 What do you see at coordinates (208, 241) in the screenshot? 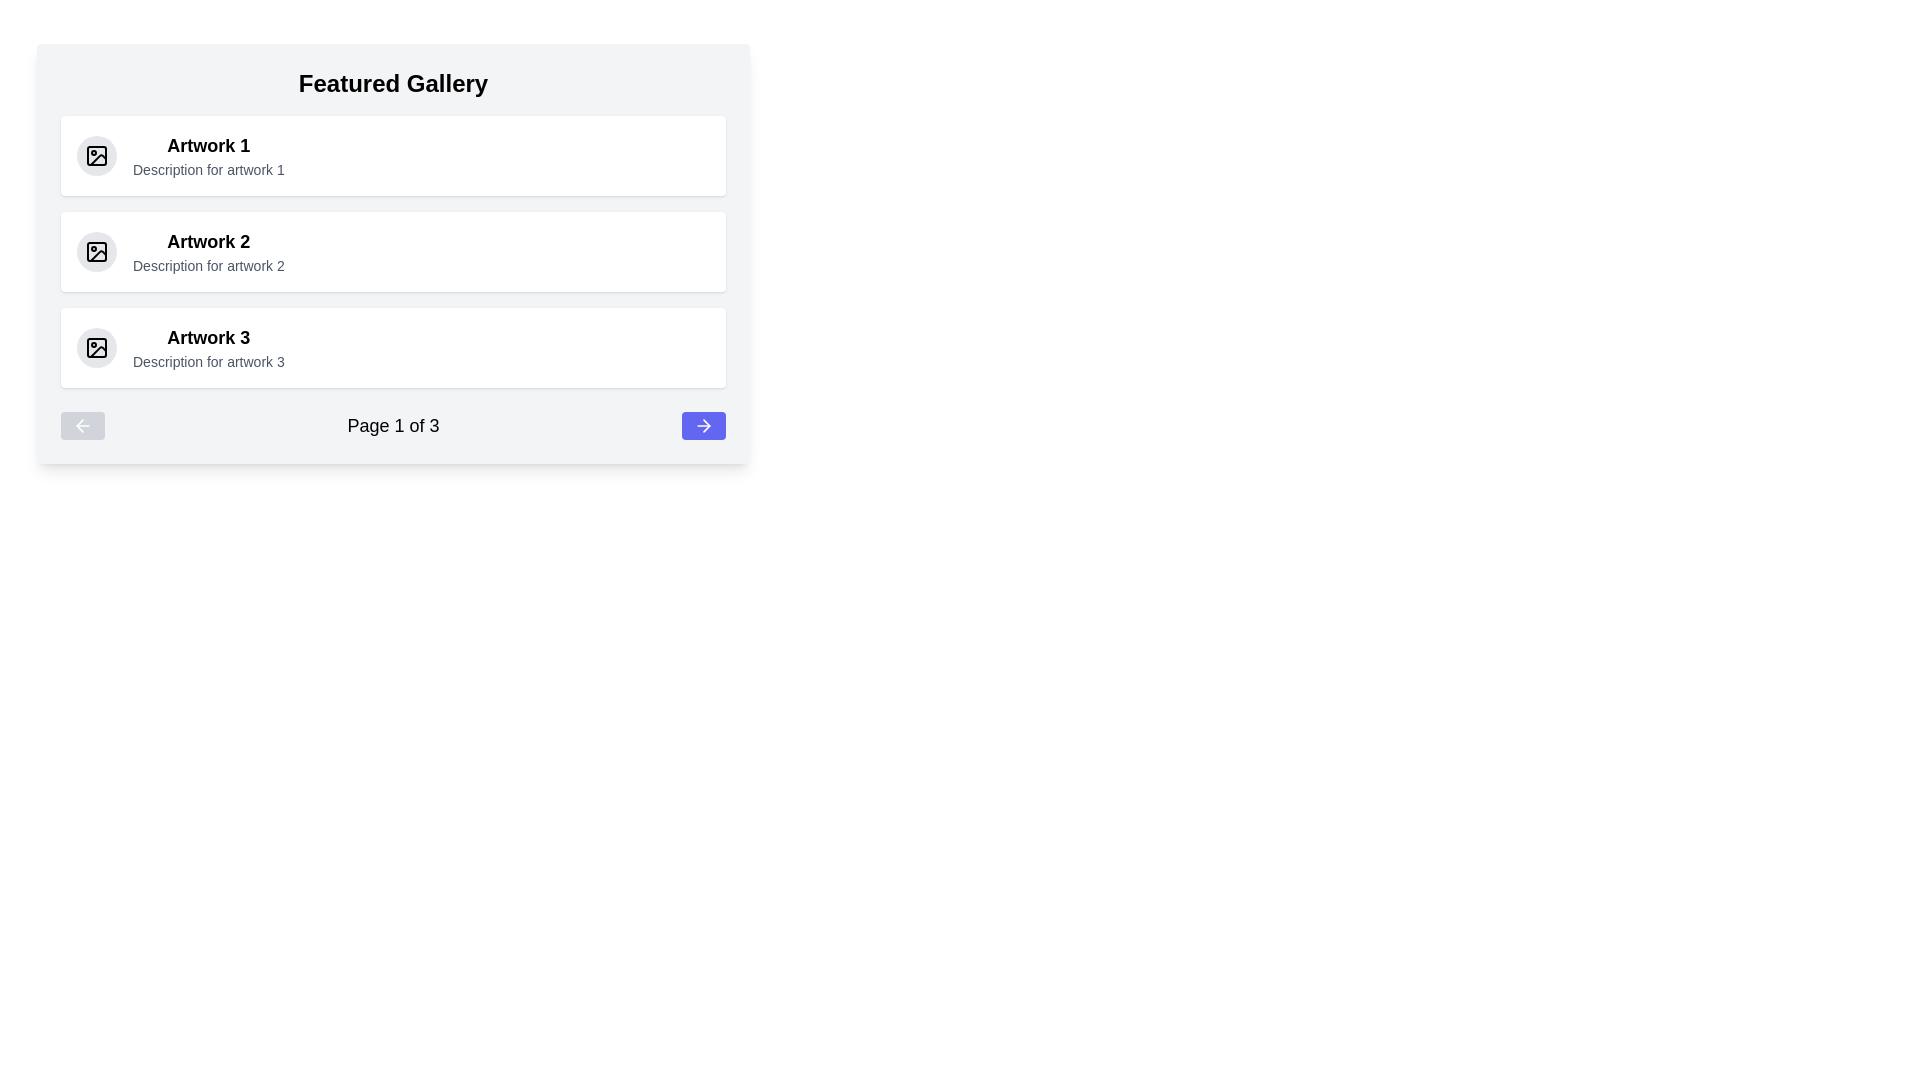
I see `the bold title 'Artwork 2' in the second card of the 'Featured Gallery' section` at bounding box center [208, 241].